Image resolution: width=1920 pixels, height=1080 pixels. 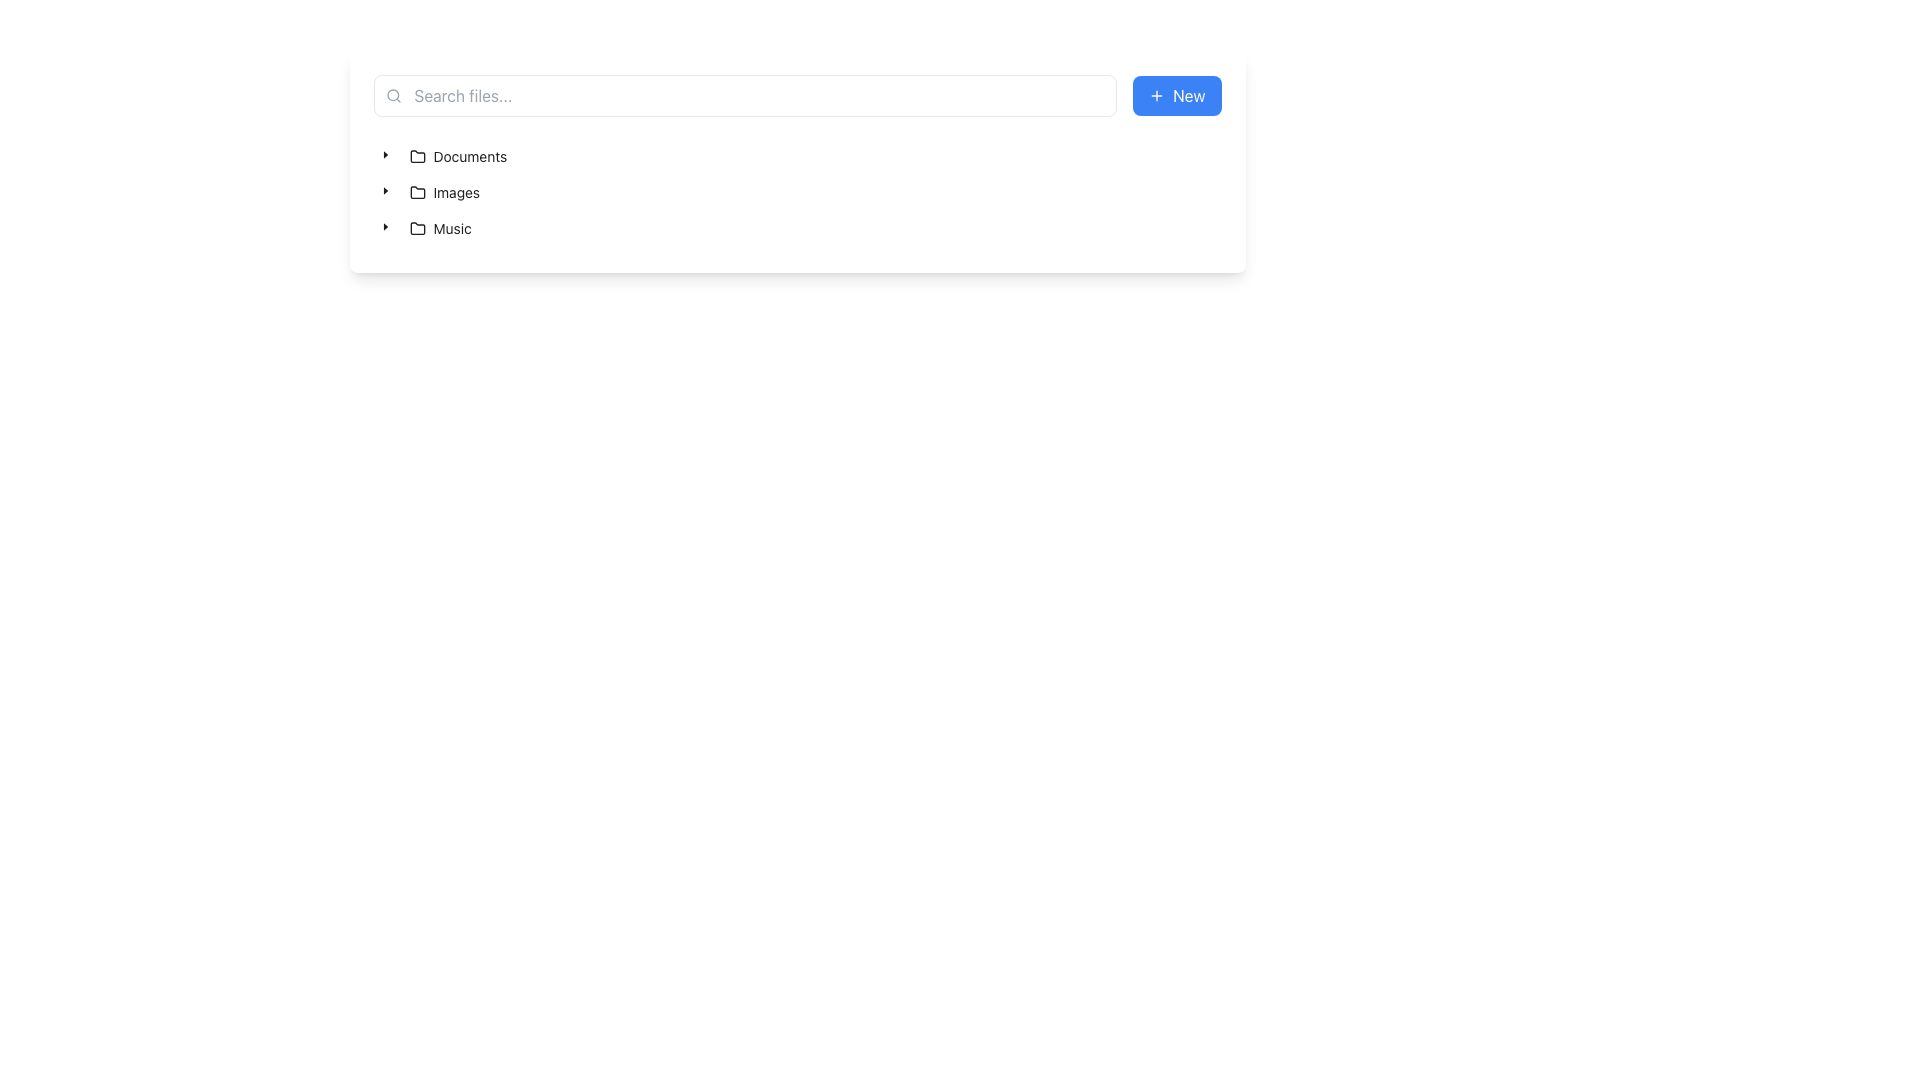 I want to click on the folder icon that represents 'Music', which is styled in a minimalistic design and is the third item in the vertical list of icons, so click(x=416, y=227).